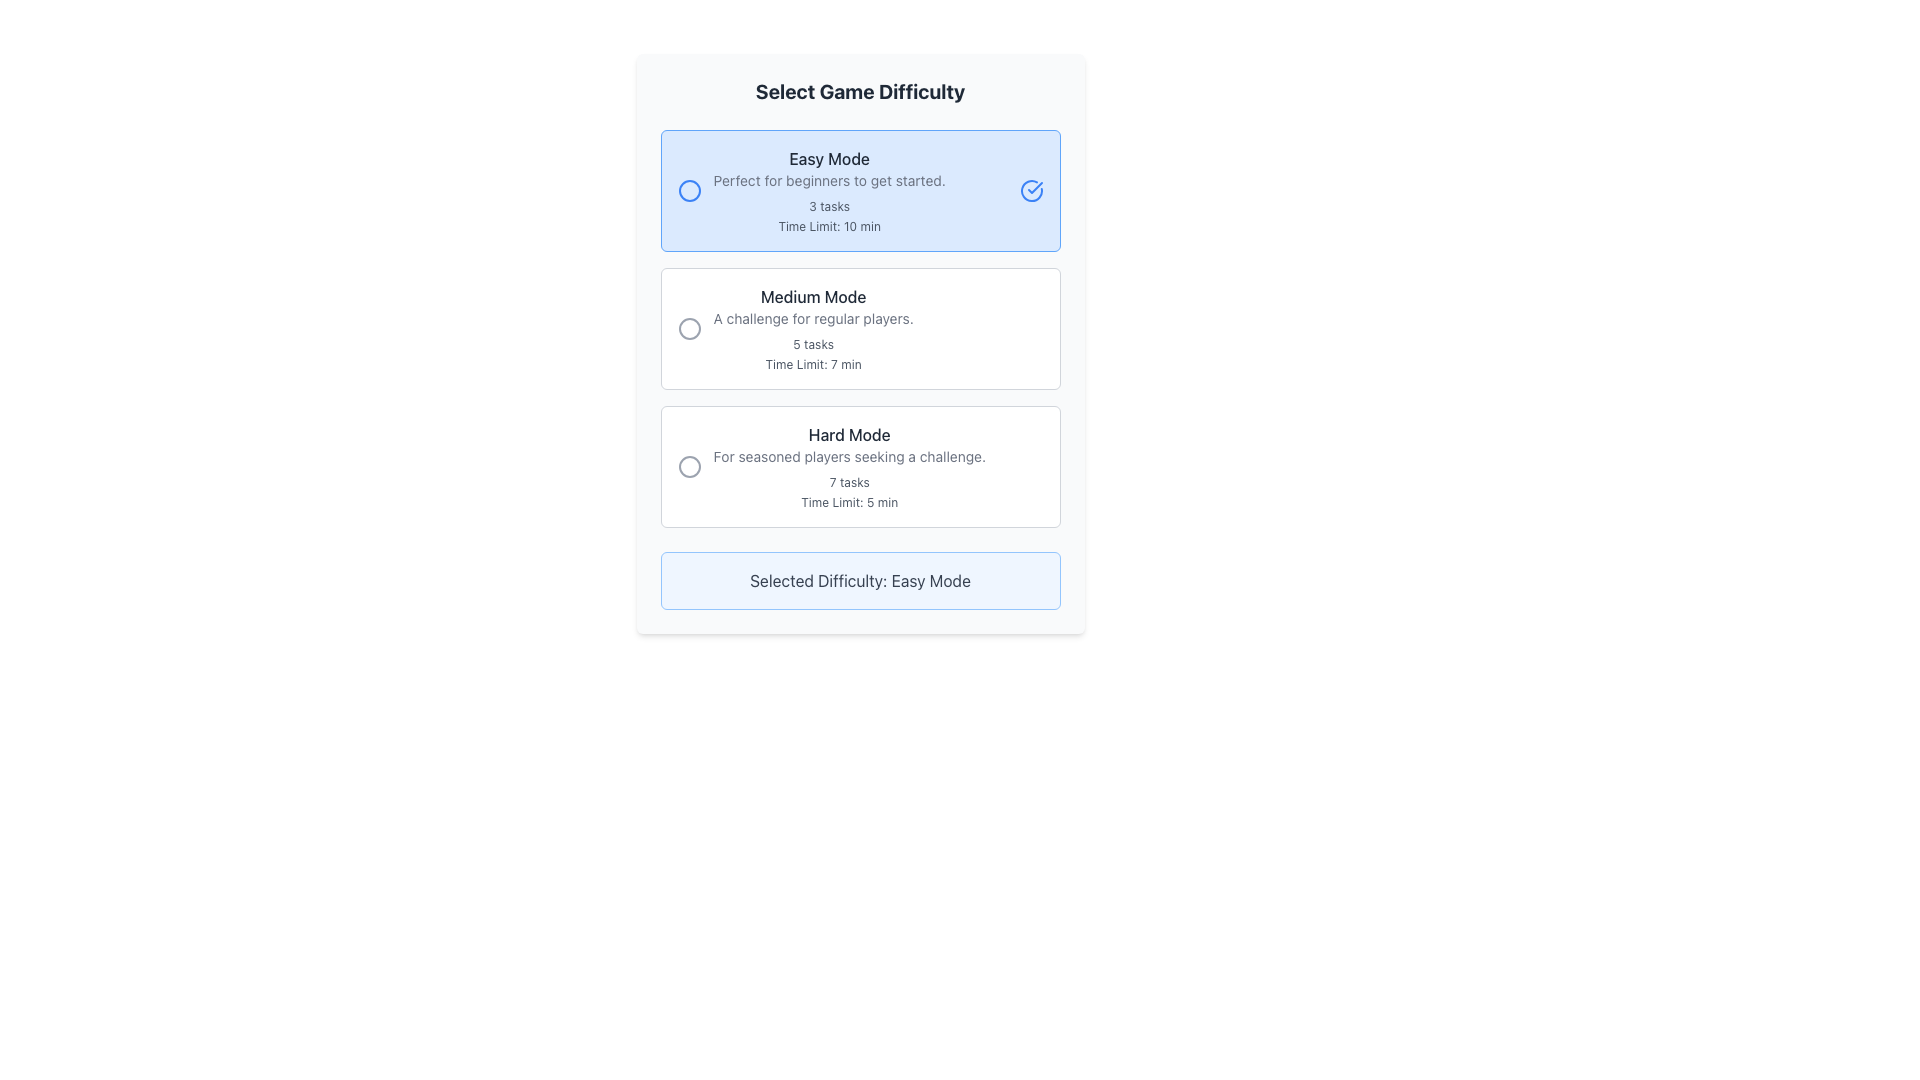 The height and width of the screenshot is (1080, 1920). What do you see at coordinates (813, 318) in the screenshot?
I see `the static text element reading 'A challenge for regular players.' which is located directly below the 'Medium Mode' heading` at bounding box center [813, 318].